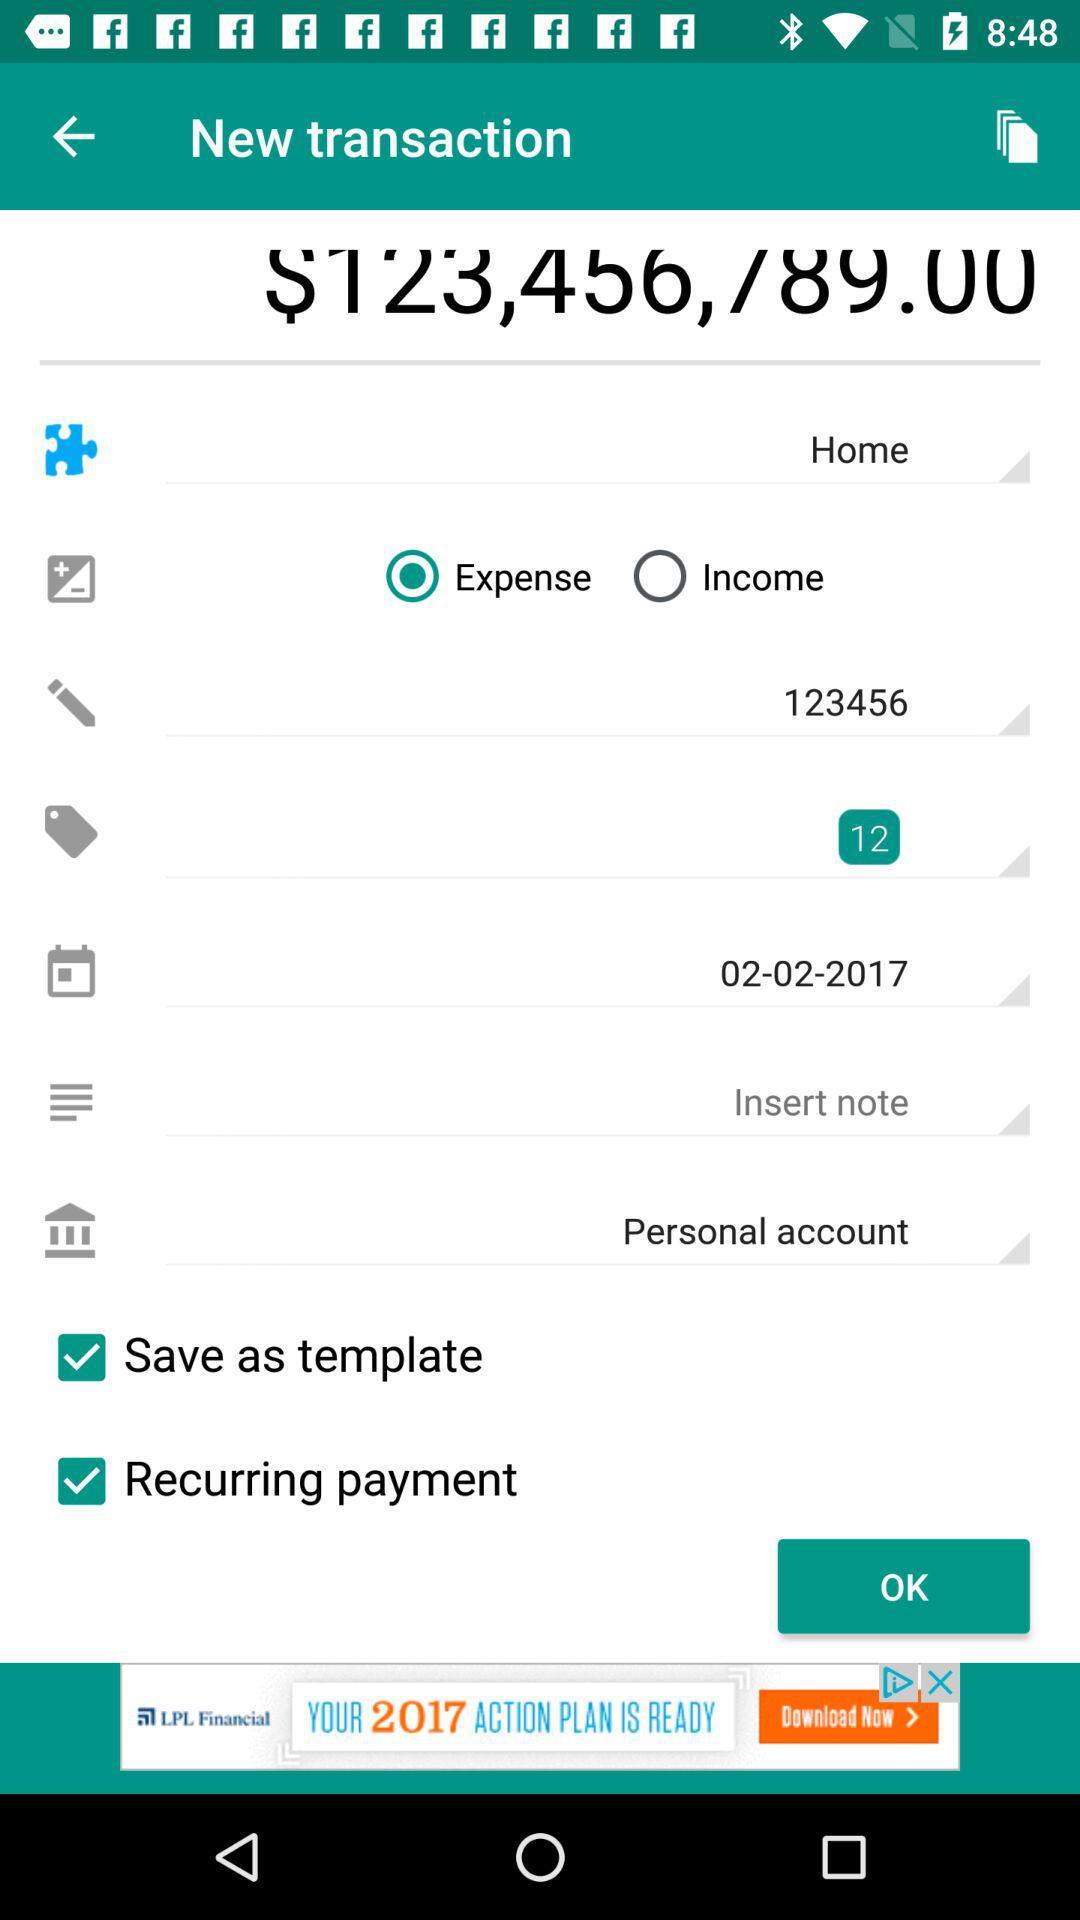 Image resolution: width=1080 pixels, height=1920 pixels. What do you see at coordinates (70, 1101) in the screenshot?
I see `a note` at bounding box center [70, 1101].